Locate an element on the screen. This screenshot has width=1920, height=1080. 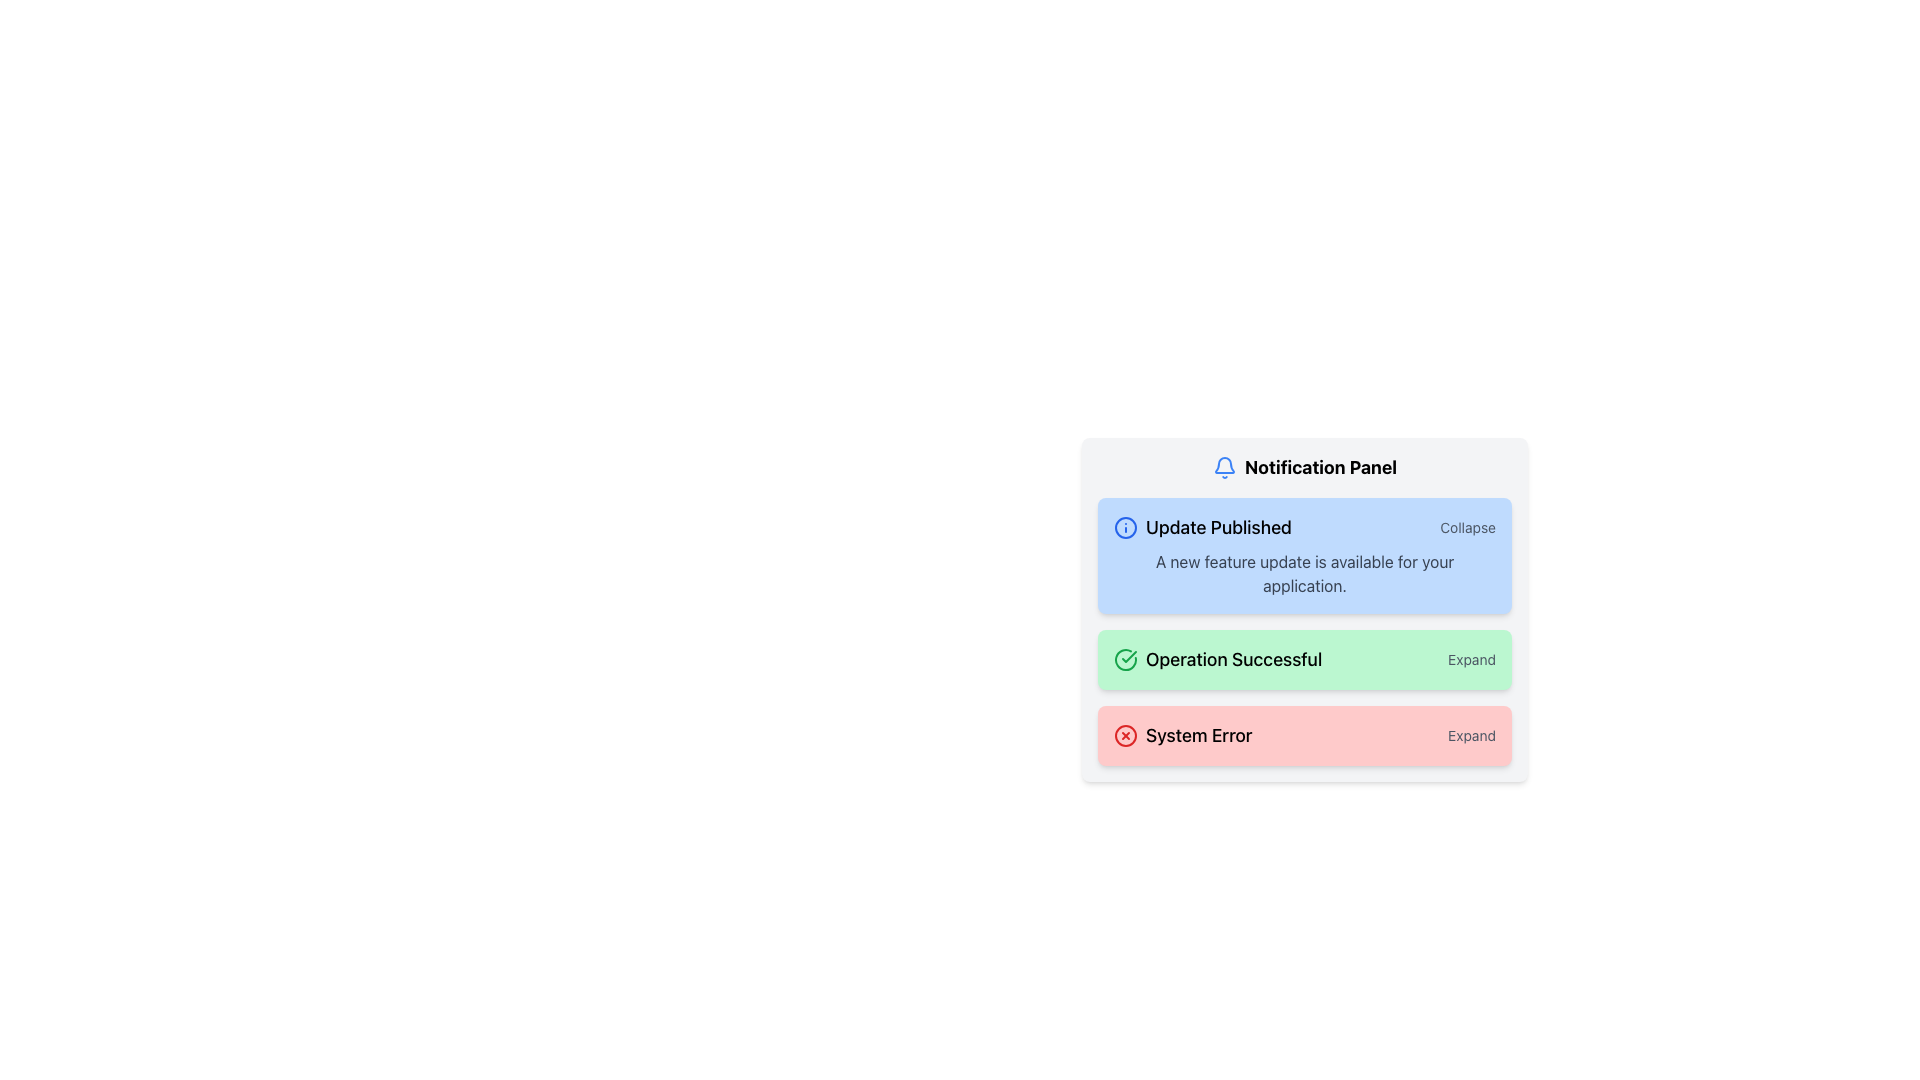
the 'System Error' notification row in the Notification Panel is located at coordinates (1305, 736).